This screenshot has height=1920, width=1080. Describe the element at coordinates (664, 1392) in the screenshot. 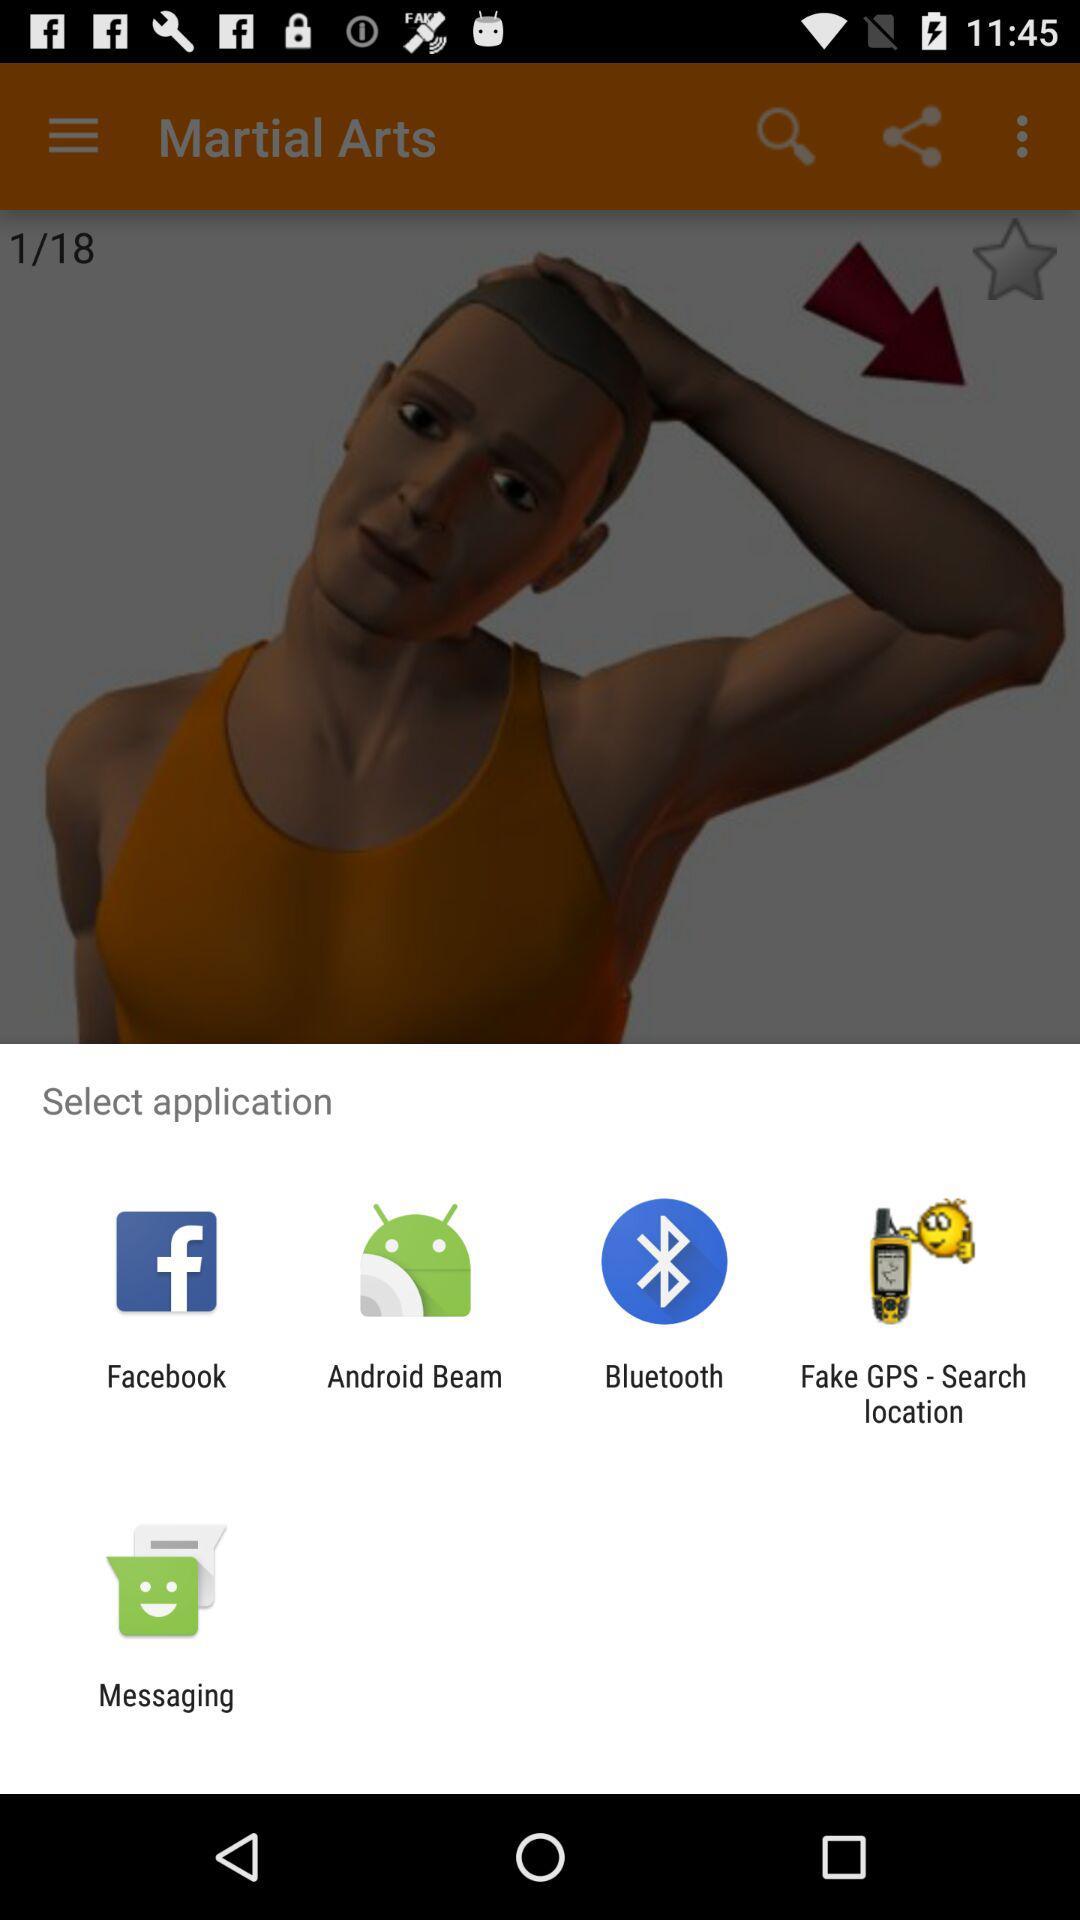

I see `item next to the android beam item` at that location.